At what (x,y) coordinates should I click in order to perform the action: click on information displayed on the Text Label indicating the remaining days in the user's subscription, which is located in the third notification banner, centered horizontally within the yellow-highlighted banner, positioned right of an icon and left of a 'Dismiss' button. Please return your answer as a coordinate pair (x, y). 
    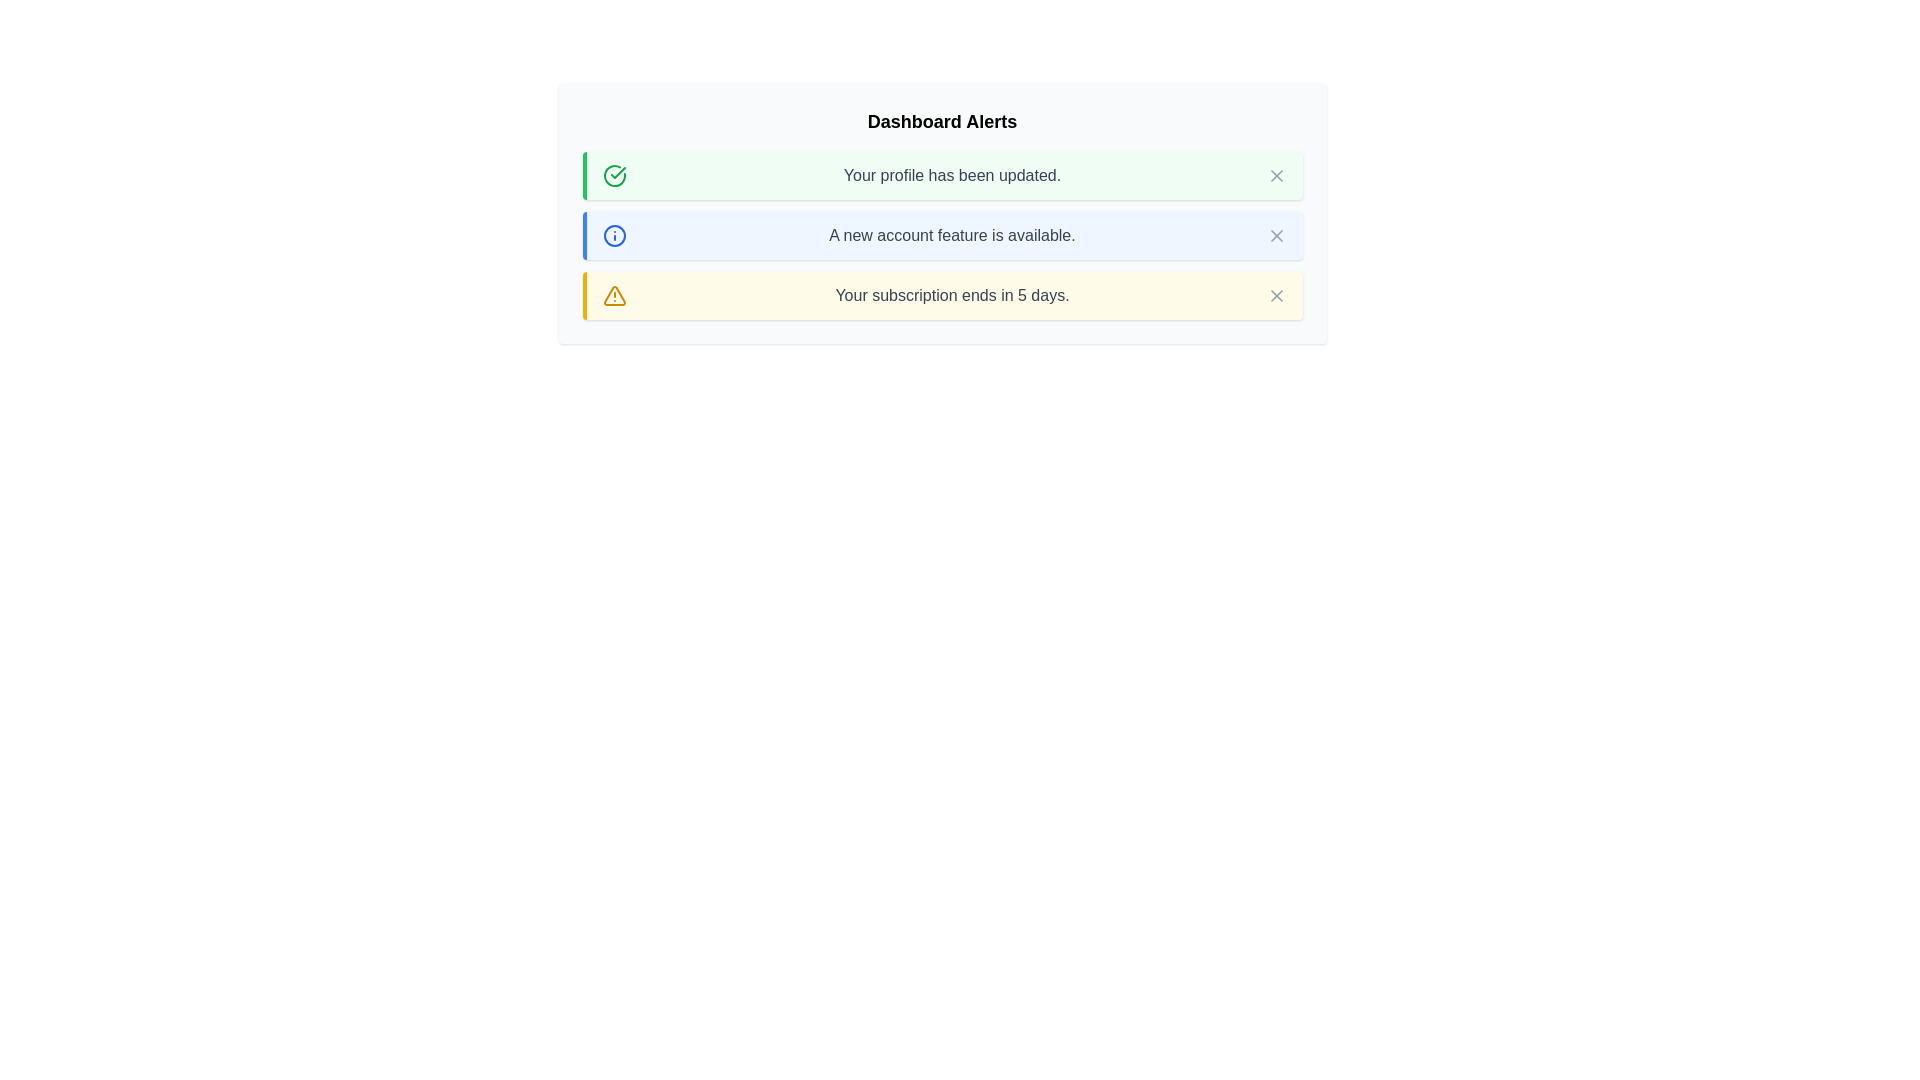
    Looking at the image, I should click on (951, 296).